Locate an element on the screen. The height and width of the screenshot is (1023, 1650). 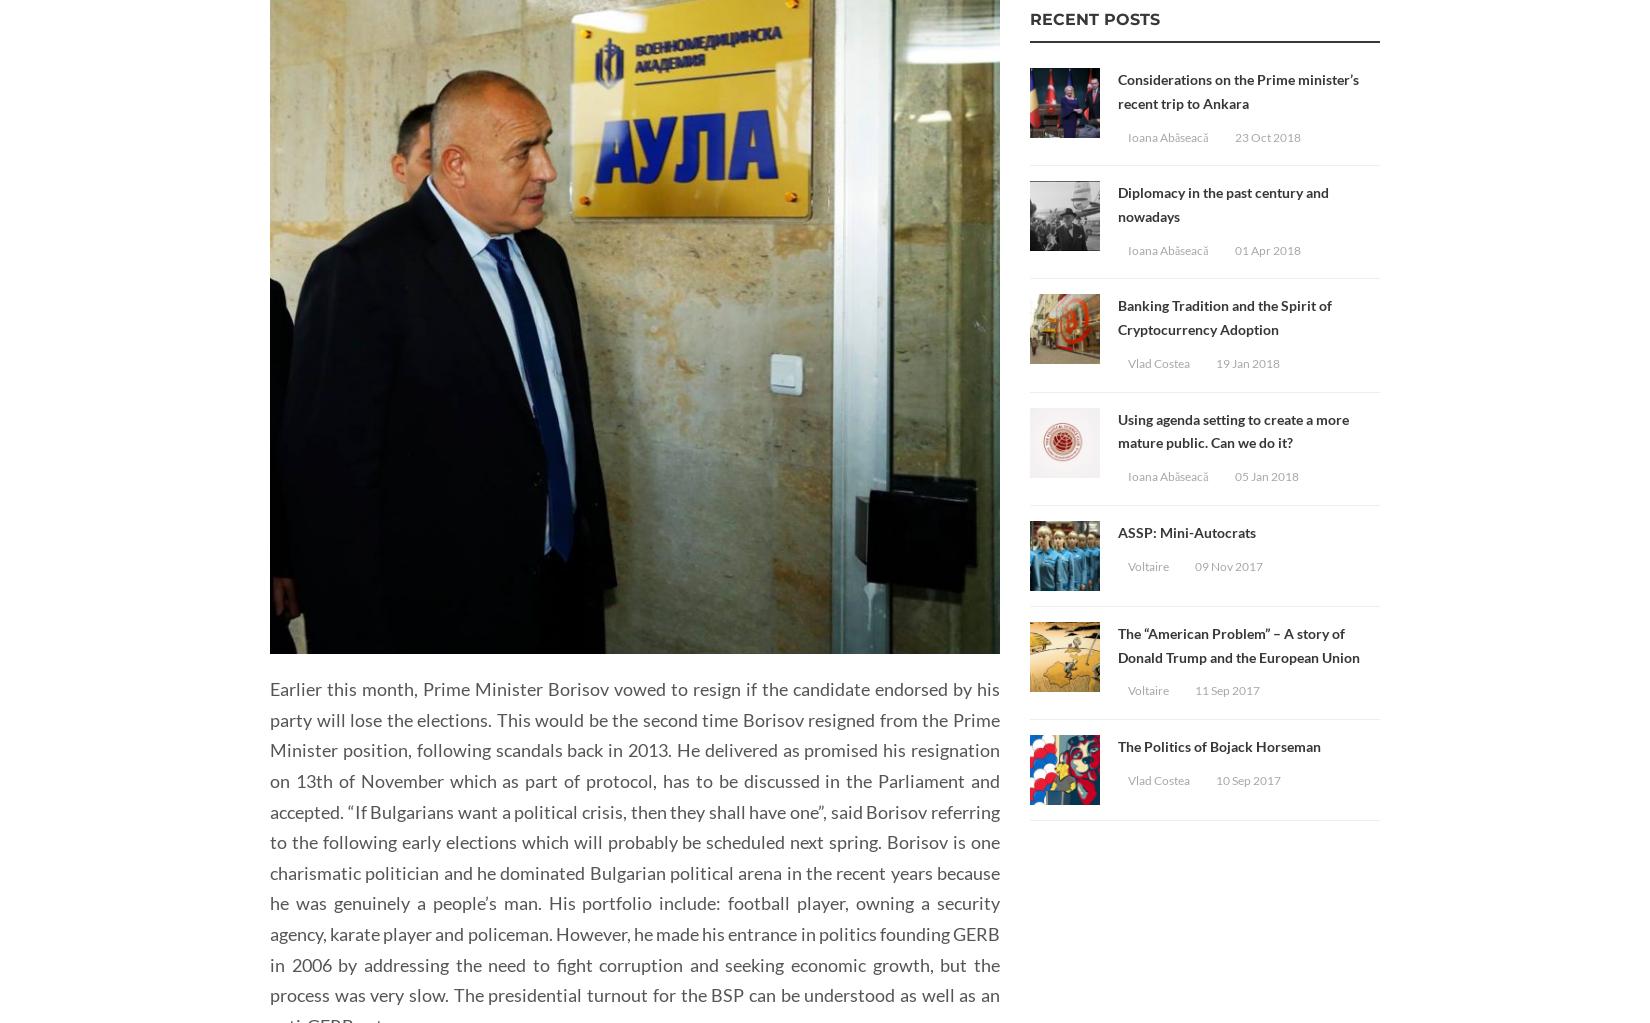
'23 Oct 2018' is located at coordinates (1266, 135).